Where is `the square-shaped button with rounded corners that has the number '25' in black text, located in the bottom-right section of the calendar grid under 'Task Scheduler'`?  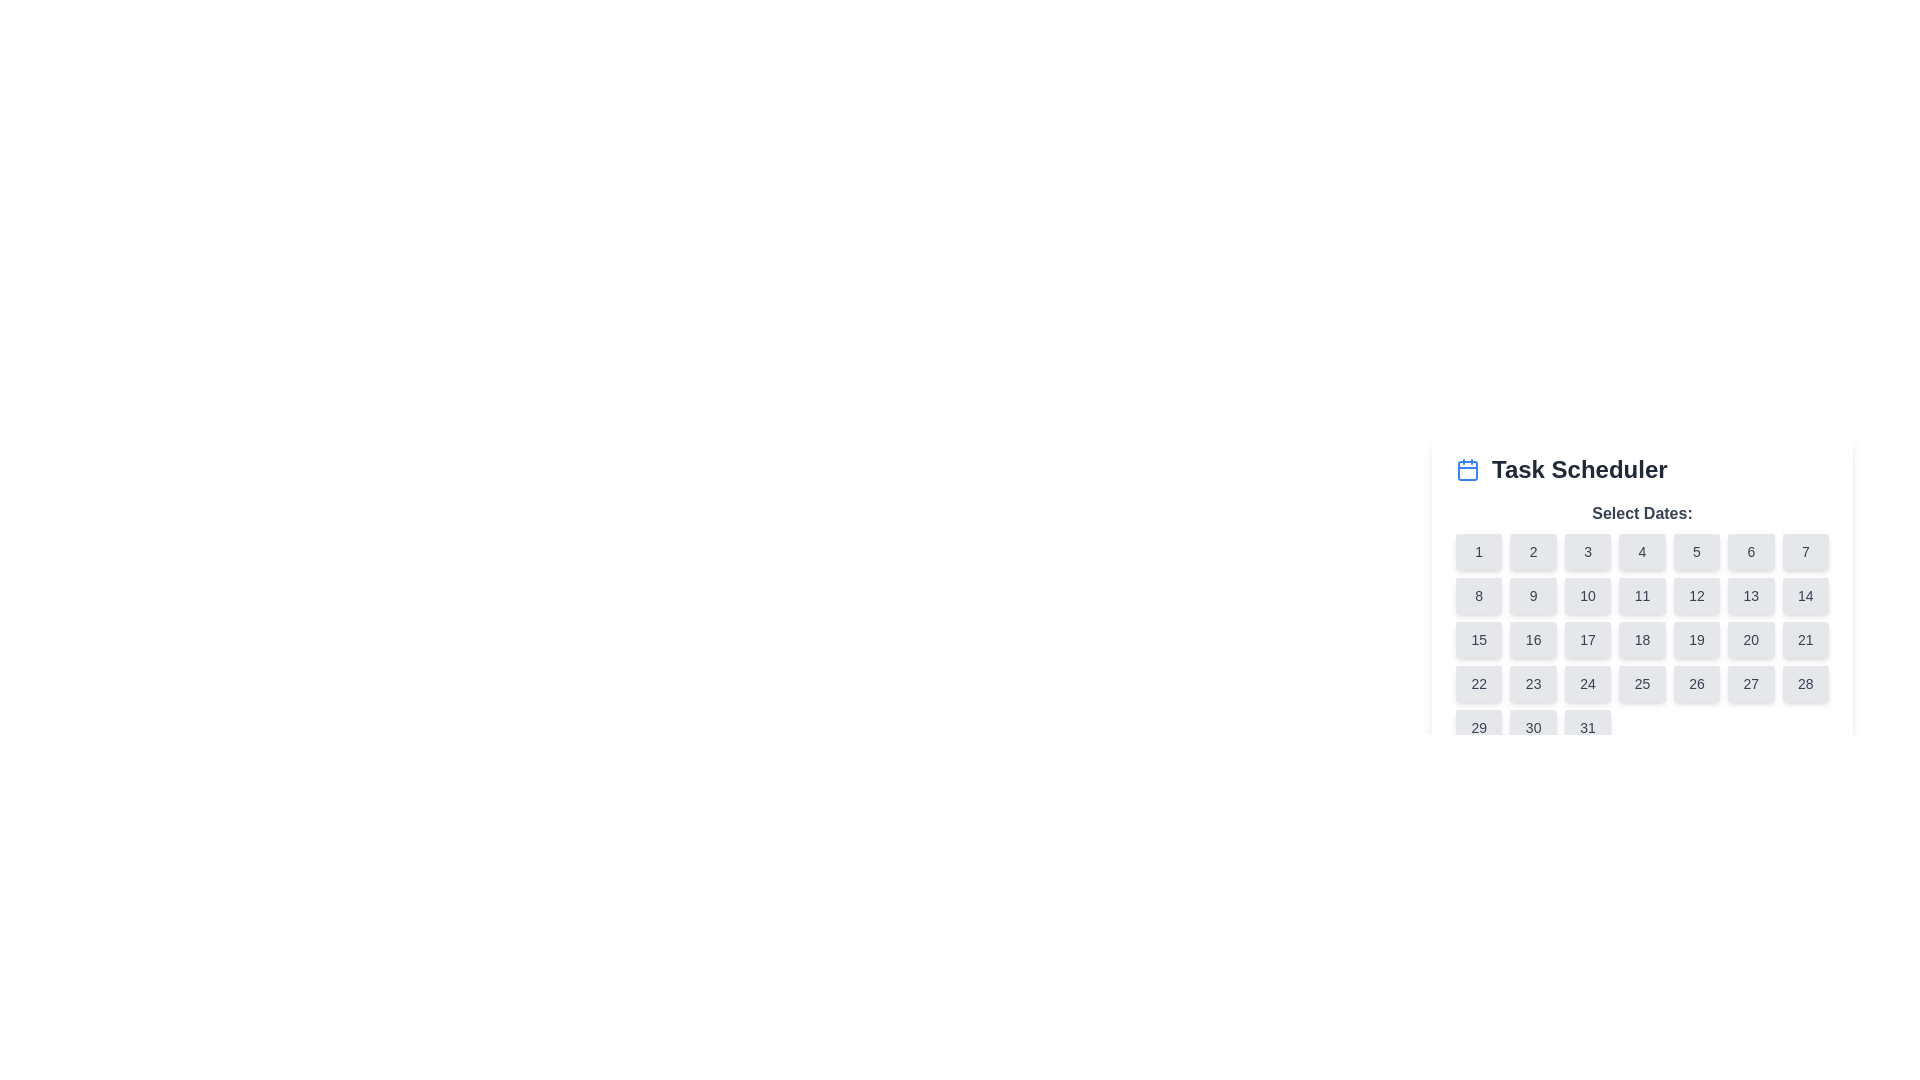
the square-shaped button with rounded corners that has the number '25' in black text, located in the bottom-right section of the calendar grid under 'Task Scheduler' is located at coordinates (1642, 682).